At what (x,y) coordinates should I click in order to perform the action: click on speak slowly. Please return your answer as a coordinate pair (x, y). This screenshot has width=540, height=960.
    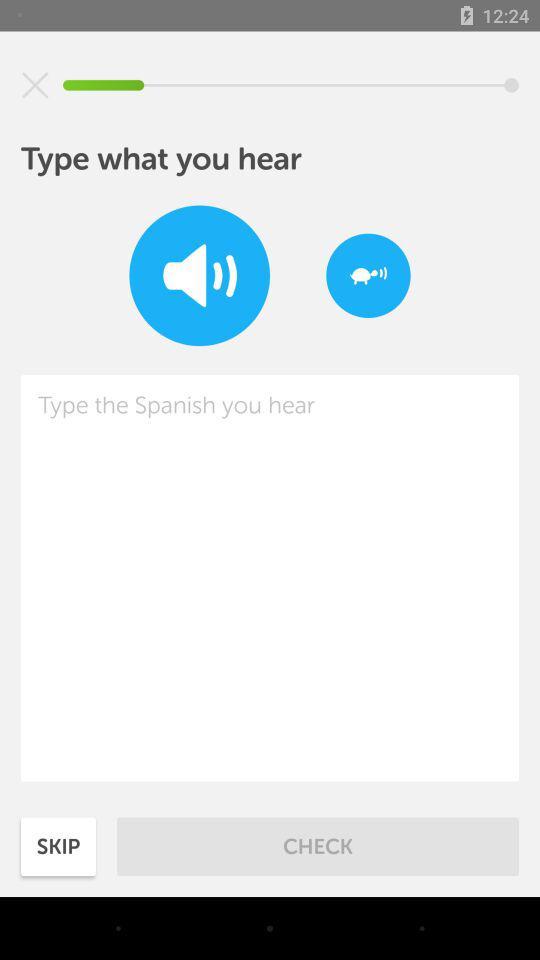
    Looking at the image, I should click on (367, 274).